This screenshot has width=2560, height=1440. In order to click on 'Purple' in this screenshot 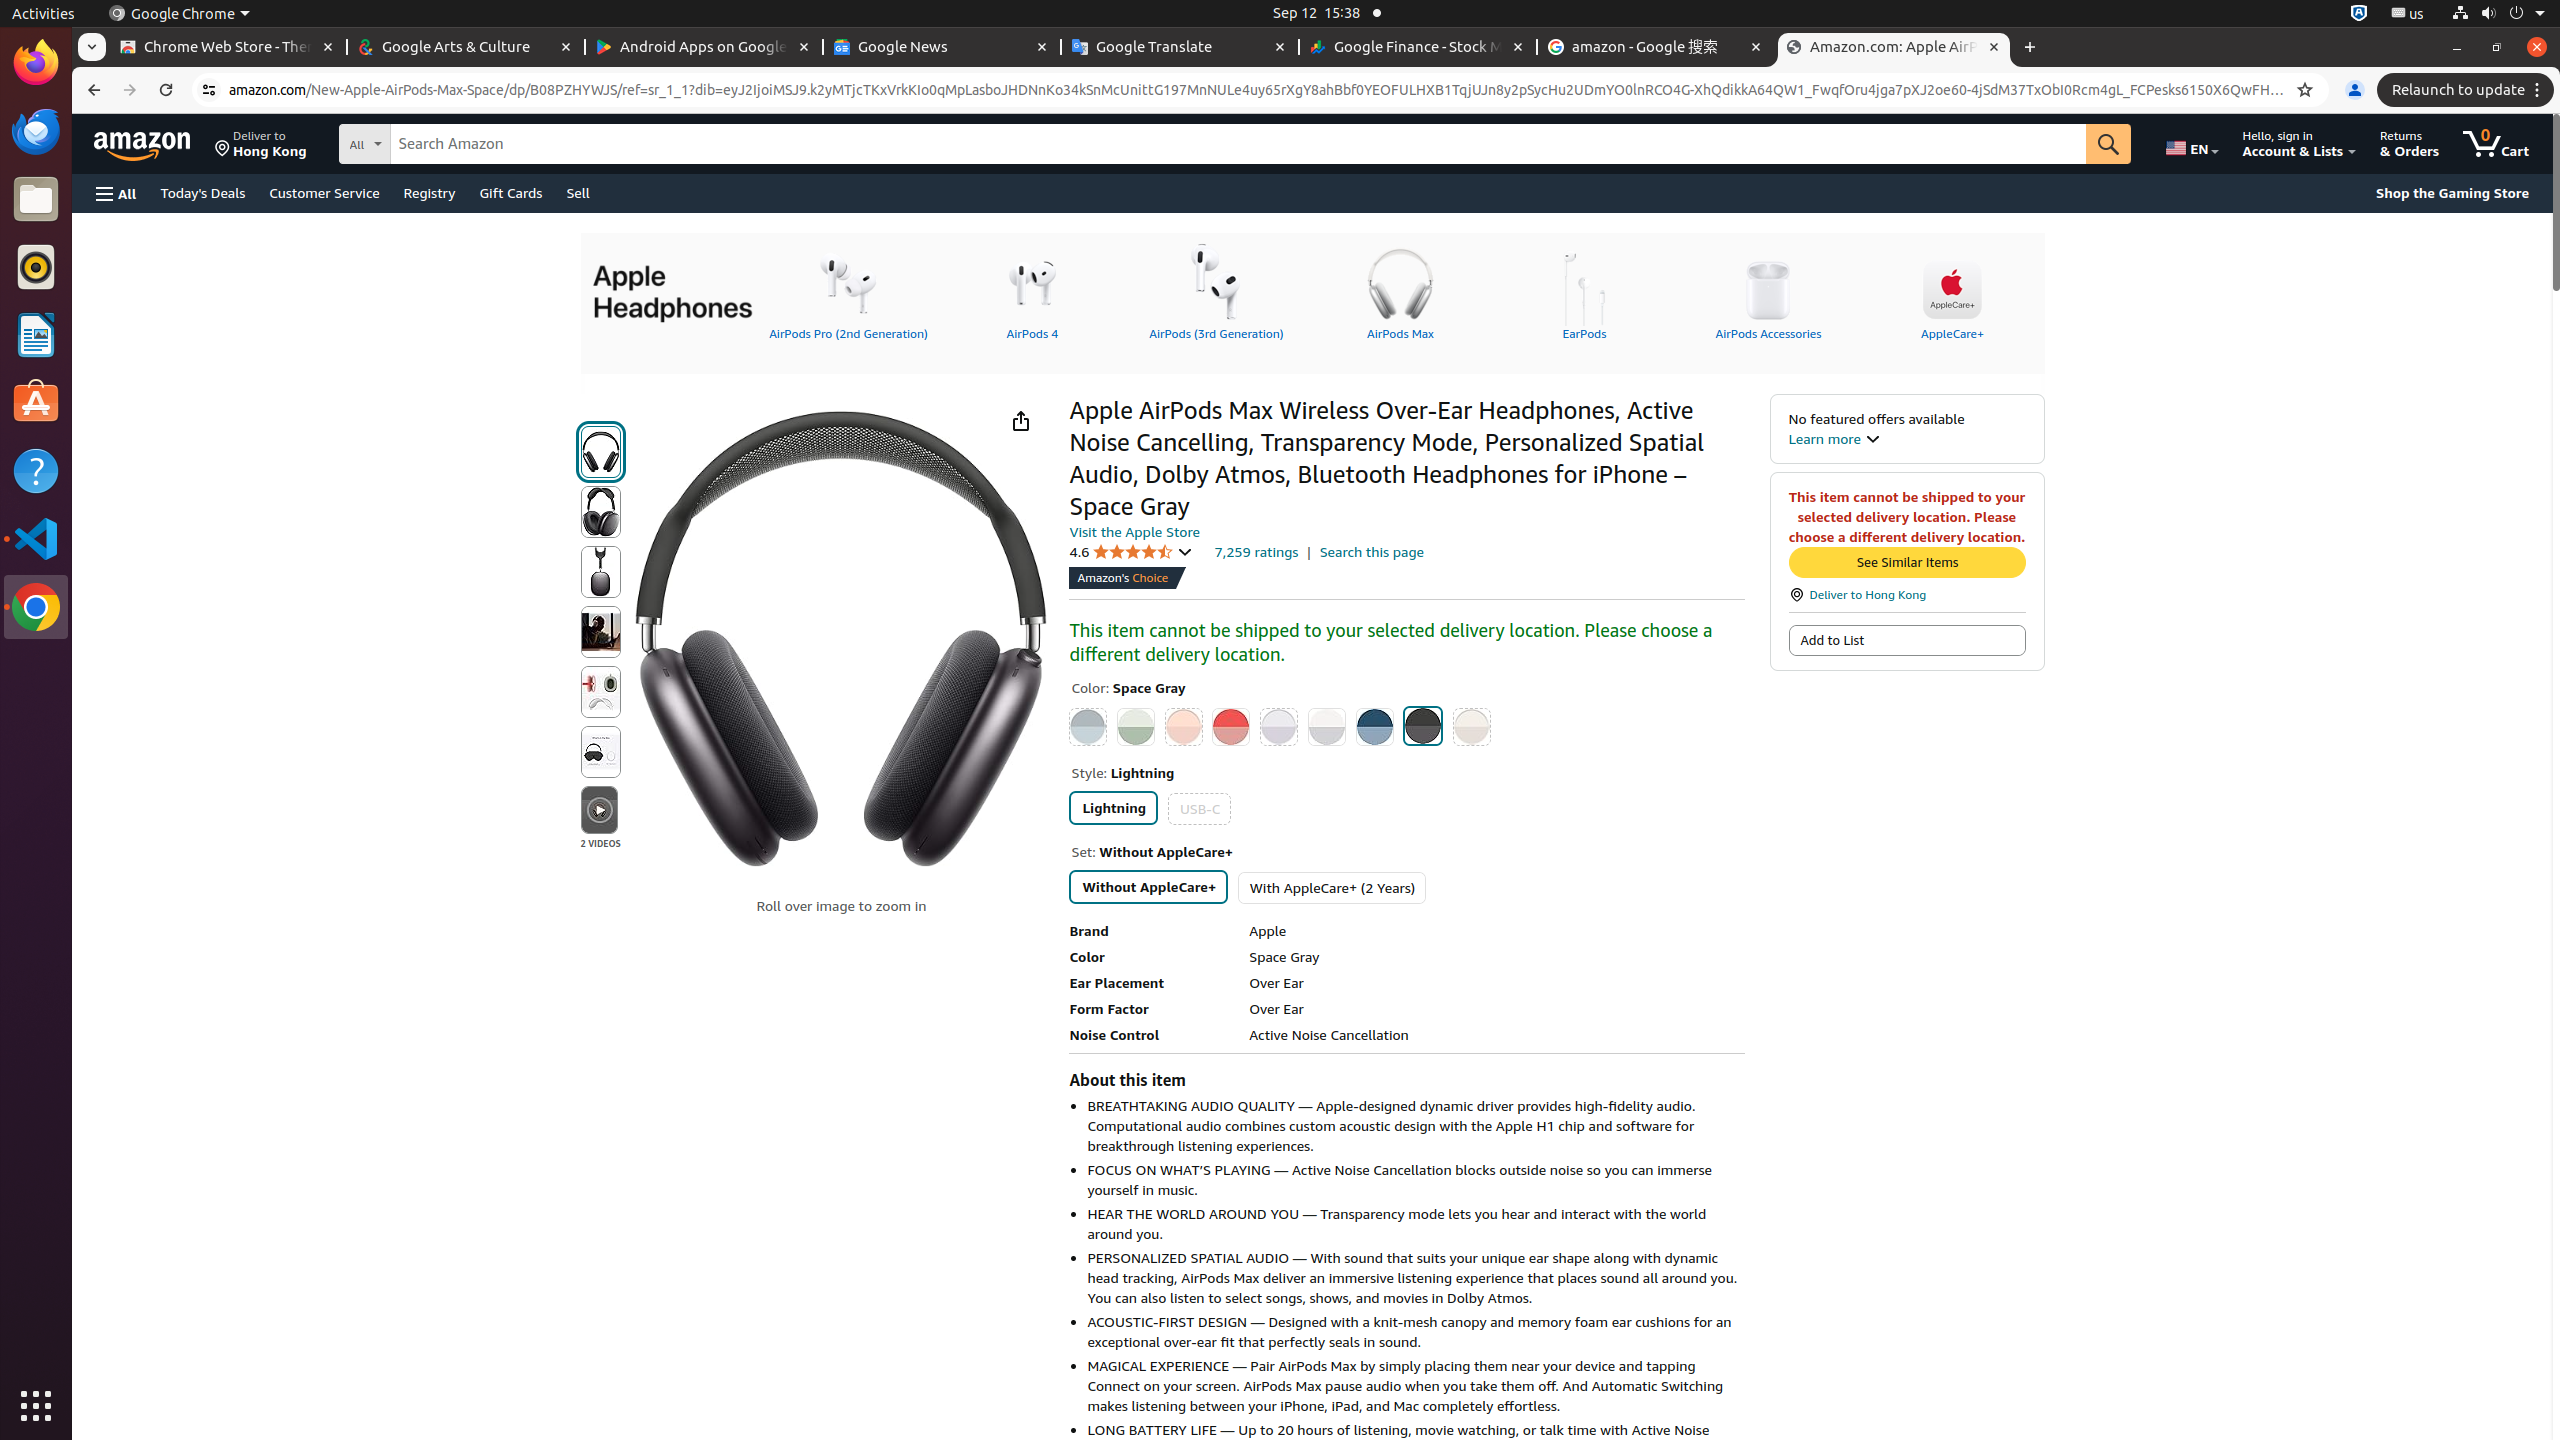, I will do `click(1279, 725)`.